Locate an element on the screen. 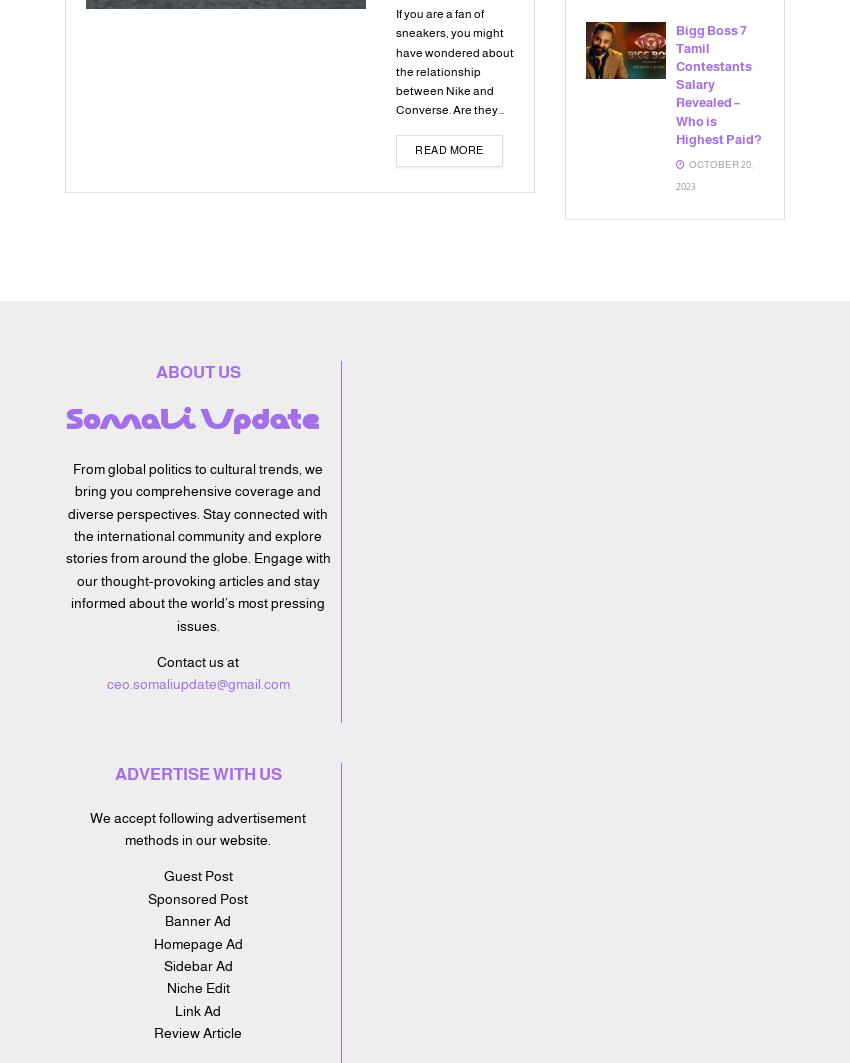  'Review Article' is located at coordinates (196, 1032).